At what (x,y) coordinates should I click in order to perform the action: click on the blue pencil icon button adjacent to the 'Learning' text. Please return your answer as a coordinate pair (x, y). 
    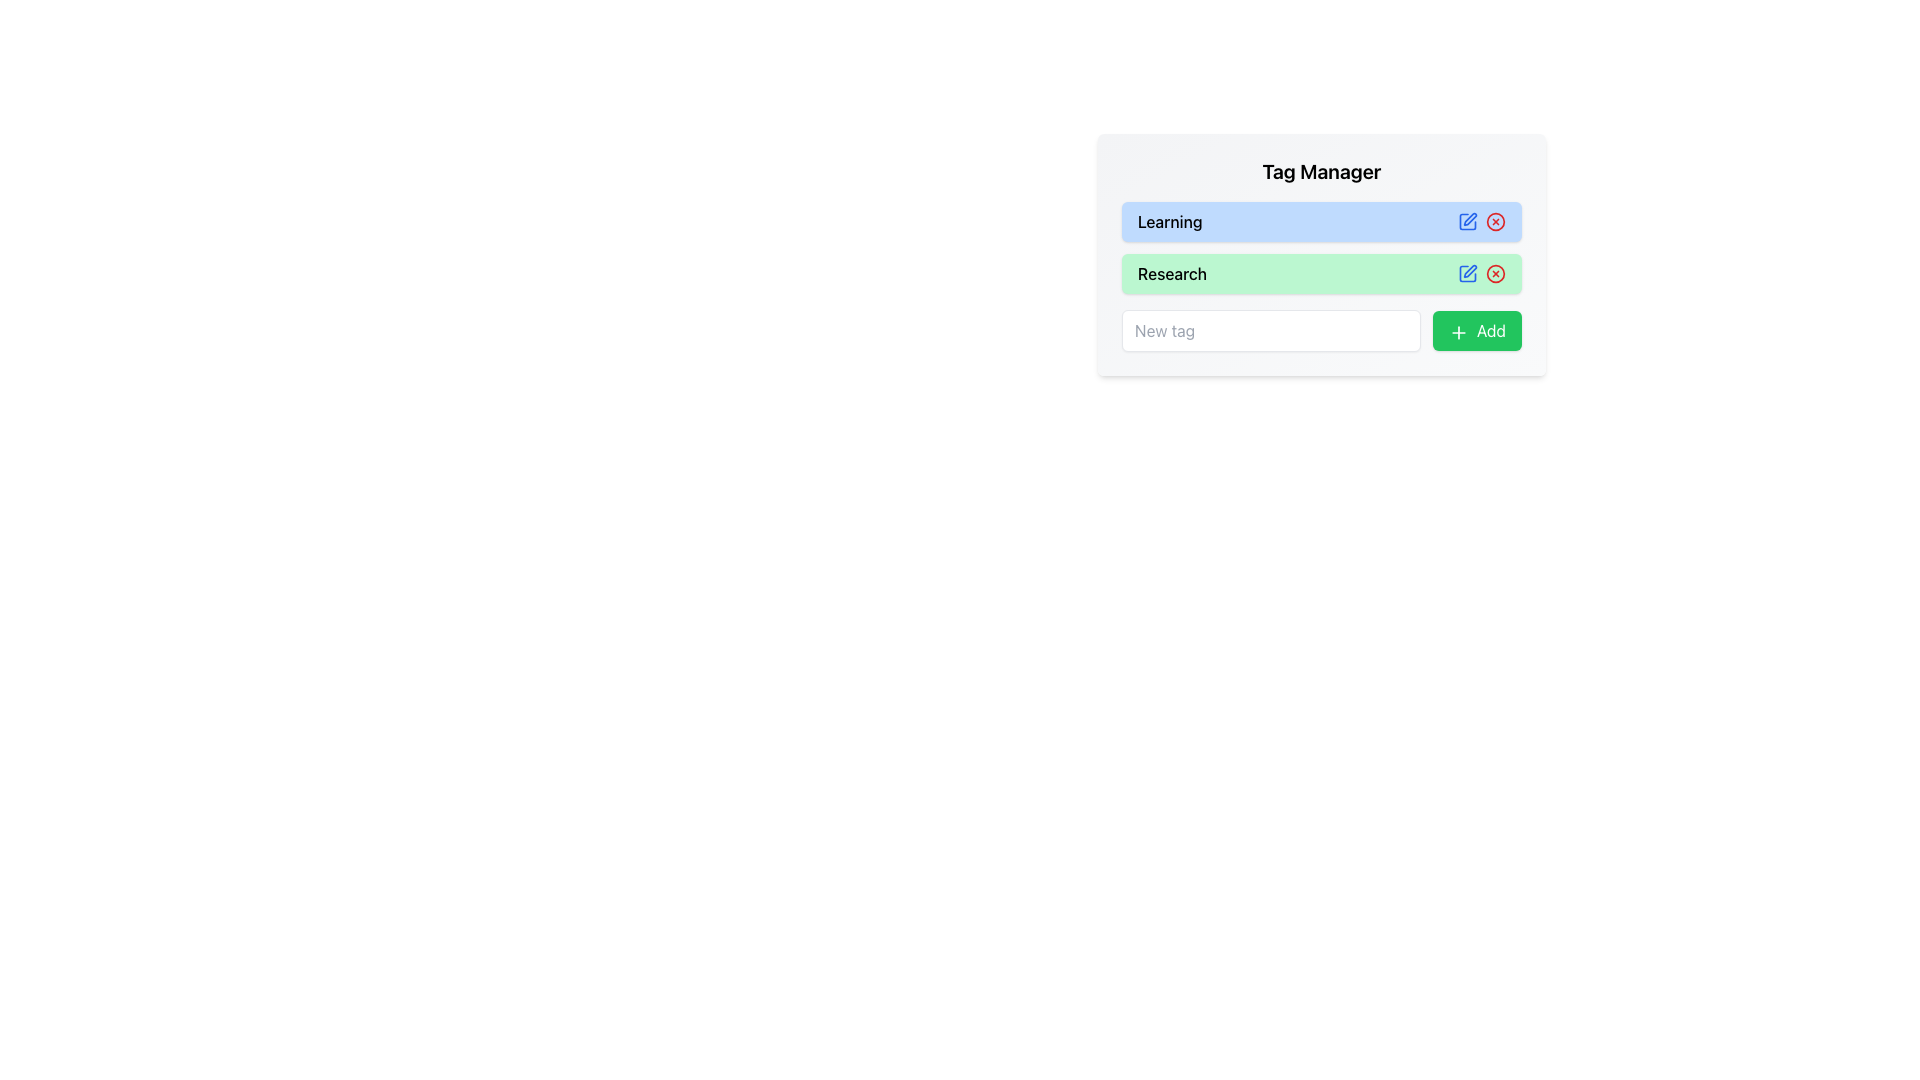
    Looking at the image, I should click on (1468, 222).